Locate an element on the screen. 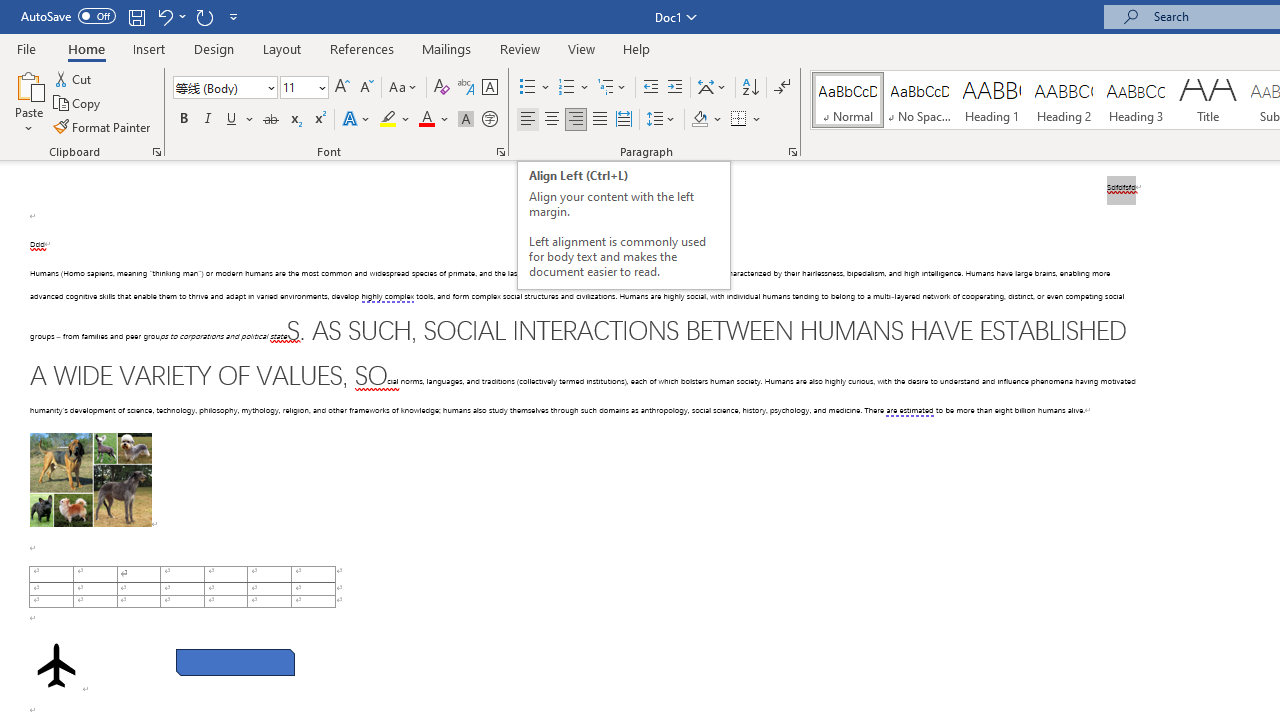  'Undo Paragraph Alignment' is located at coordinates (164, 16).